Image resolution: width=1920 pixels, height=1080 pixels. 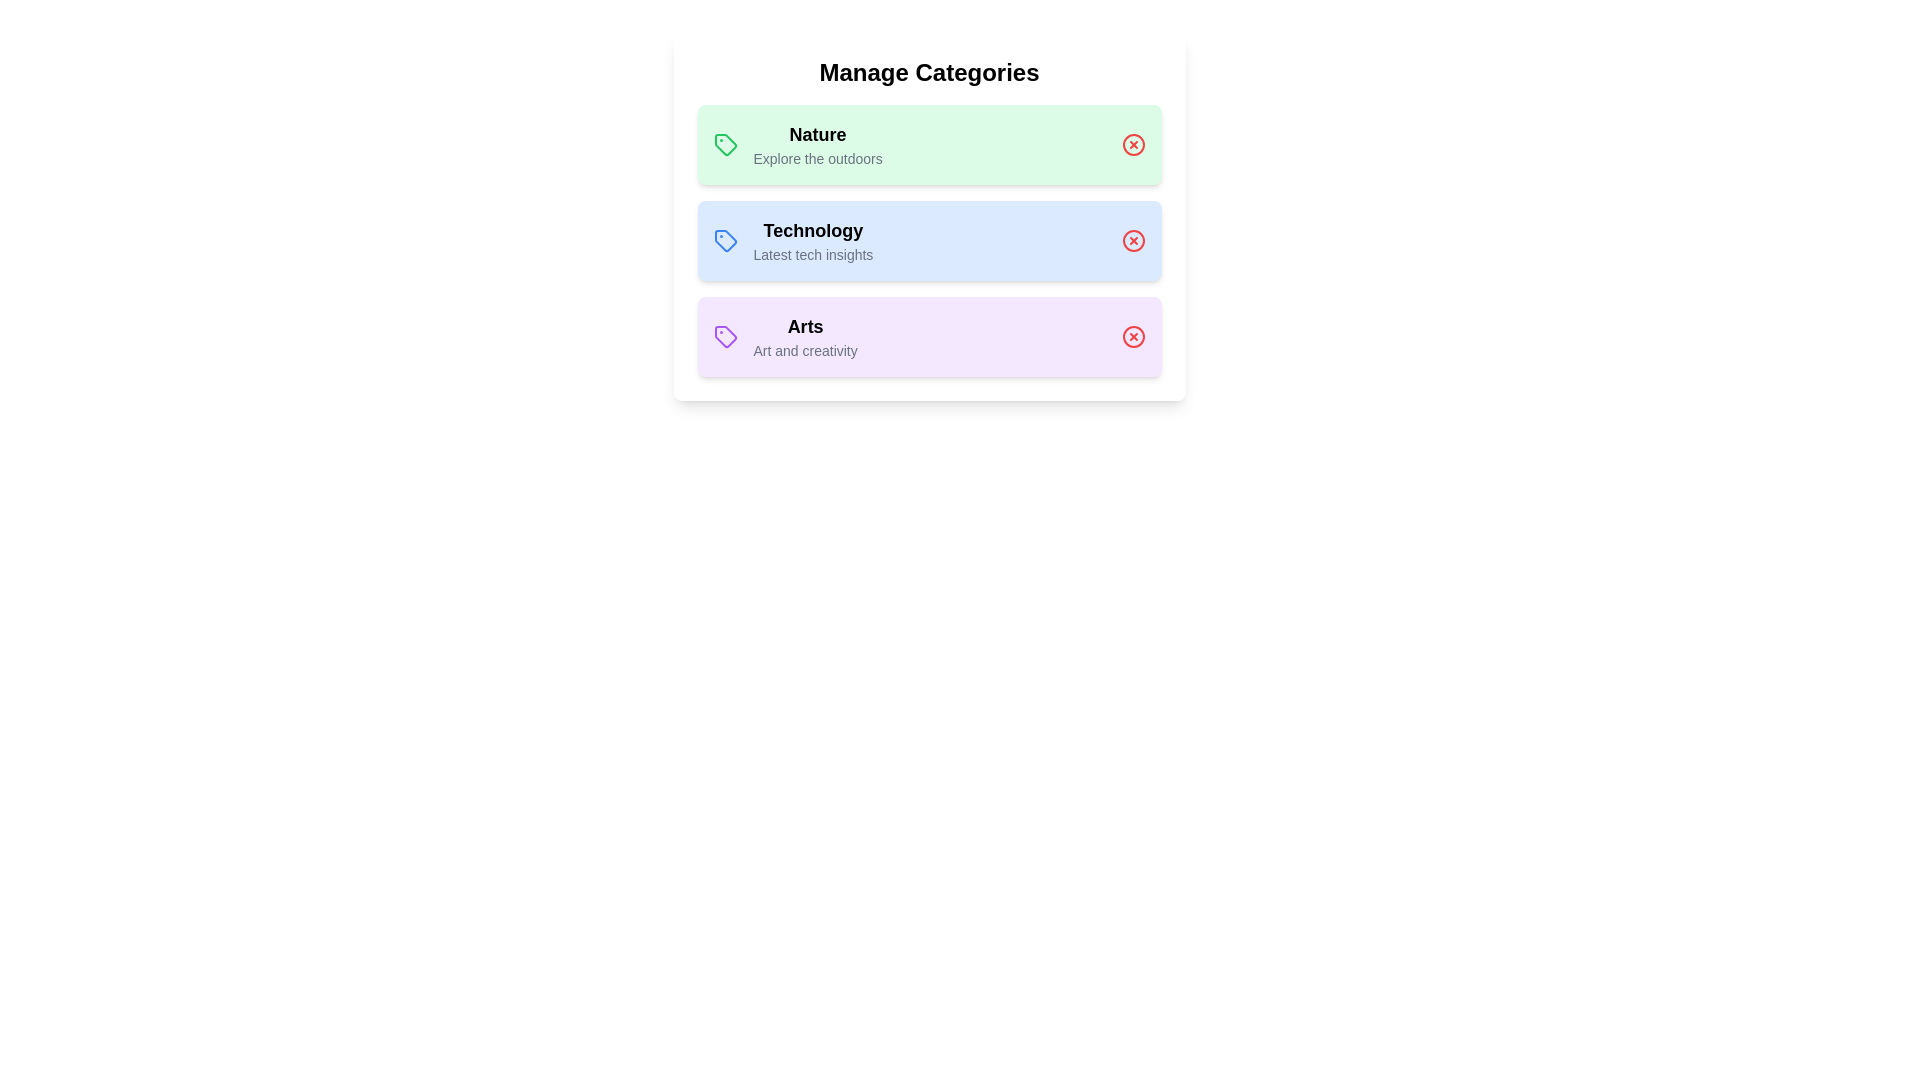 What do you see at coordinates (928, 72) in the screenshot?
I see `the header text 'Manage Categories'` at bounding box center [928, 72].